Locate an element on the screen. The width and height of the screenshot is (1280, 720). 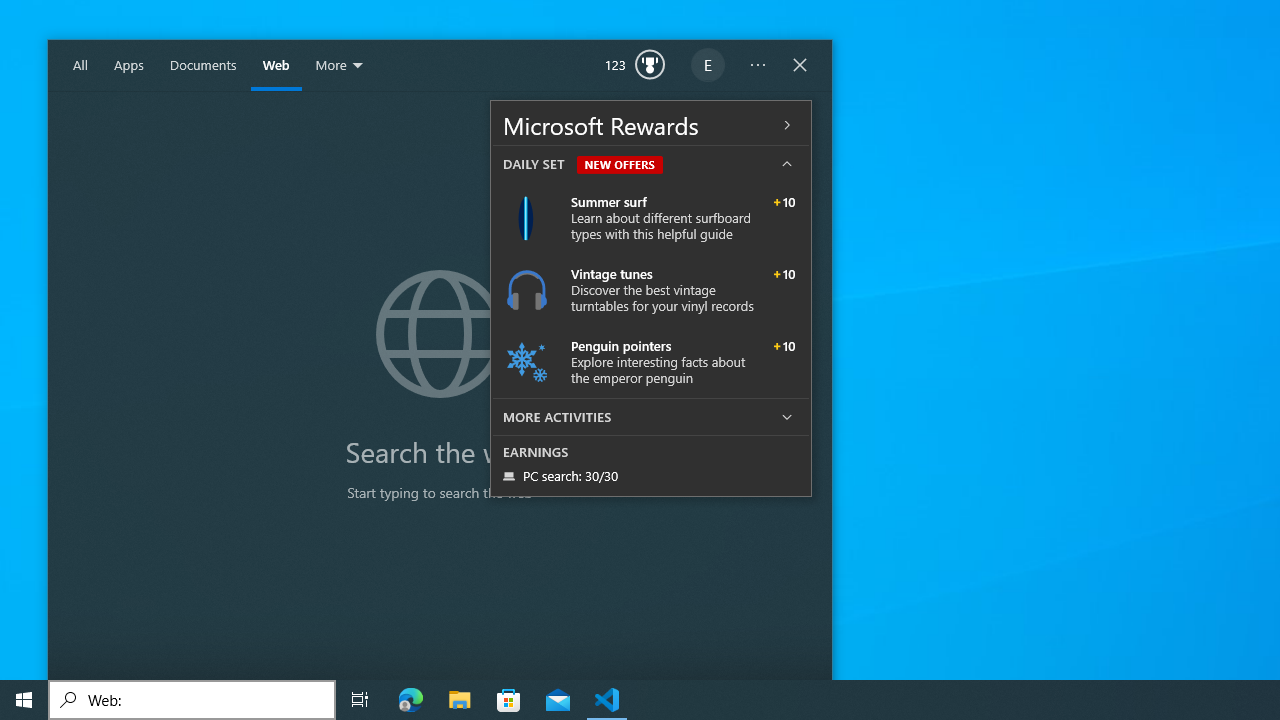
'Documents' is located at coordinates (203, 65).